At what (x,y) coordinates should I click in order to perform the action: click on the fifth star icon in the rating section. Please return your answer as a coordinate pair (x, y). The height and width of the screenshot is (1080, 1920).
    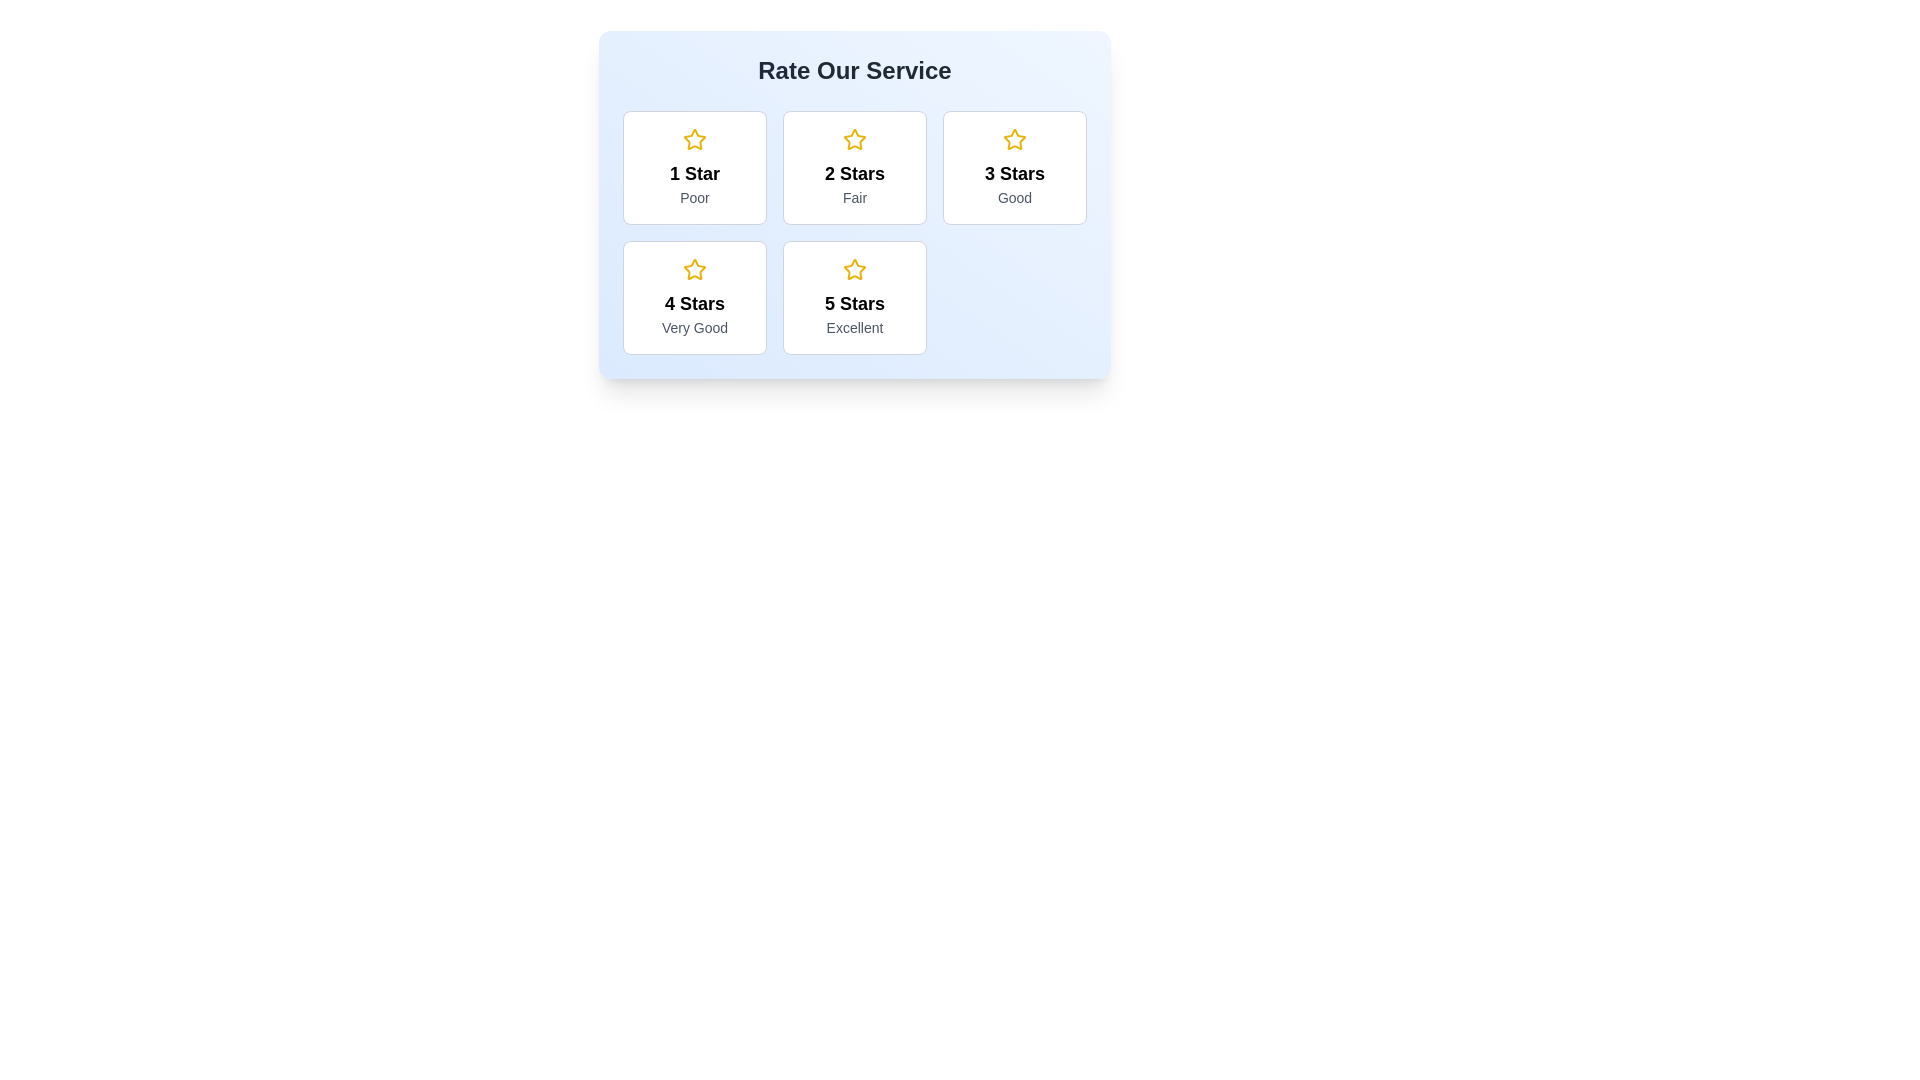
    Looking at the image, I should click on (854, 268).